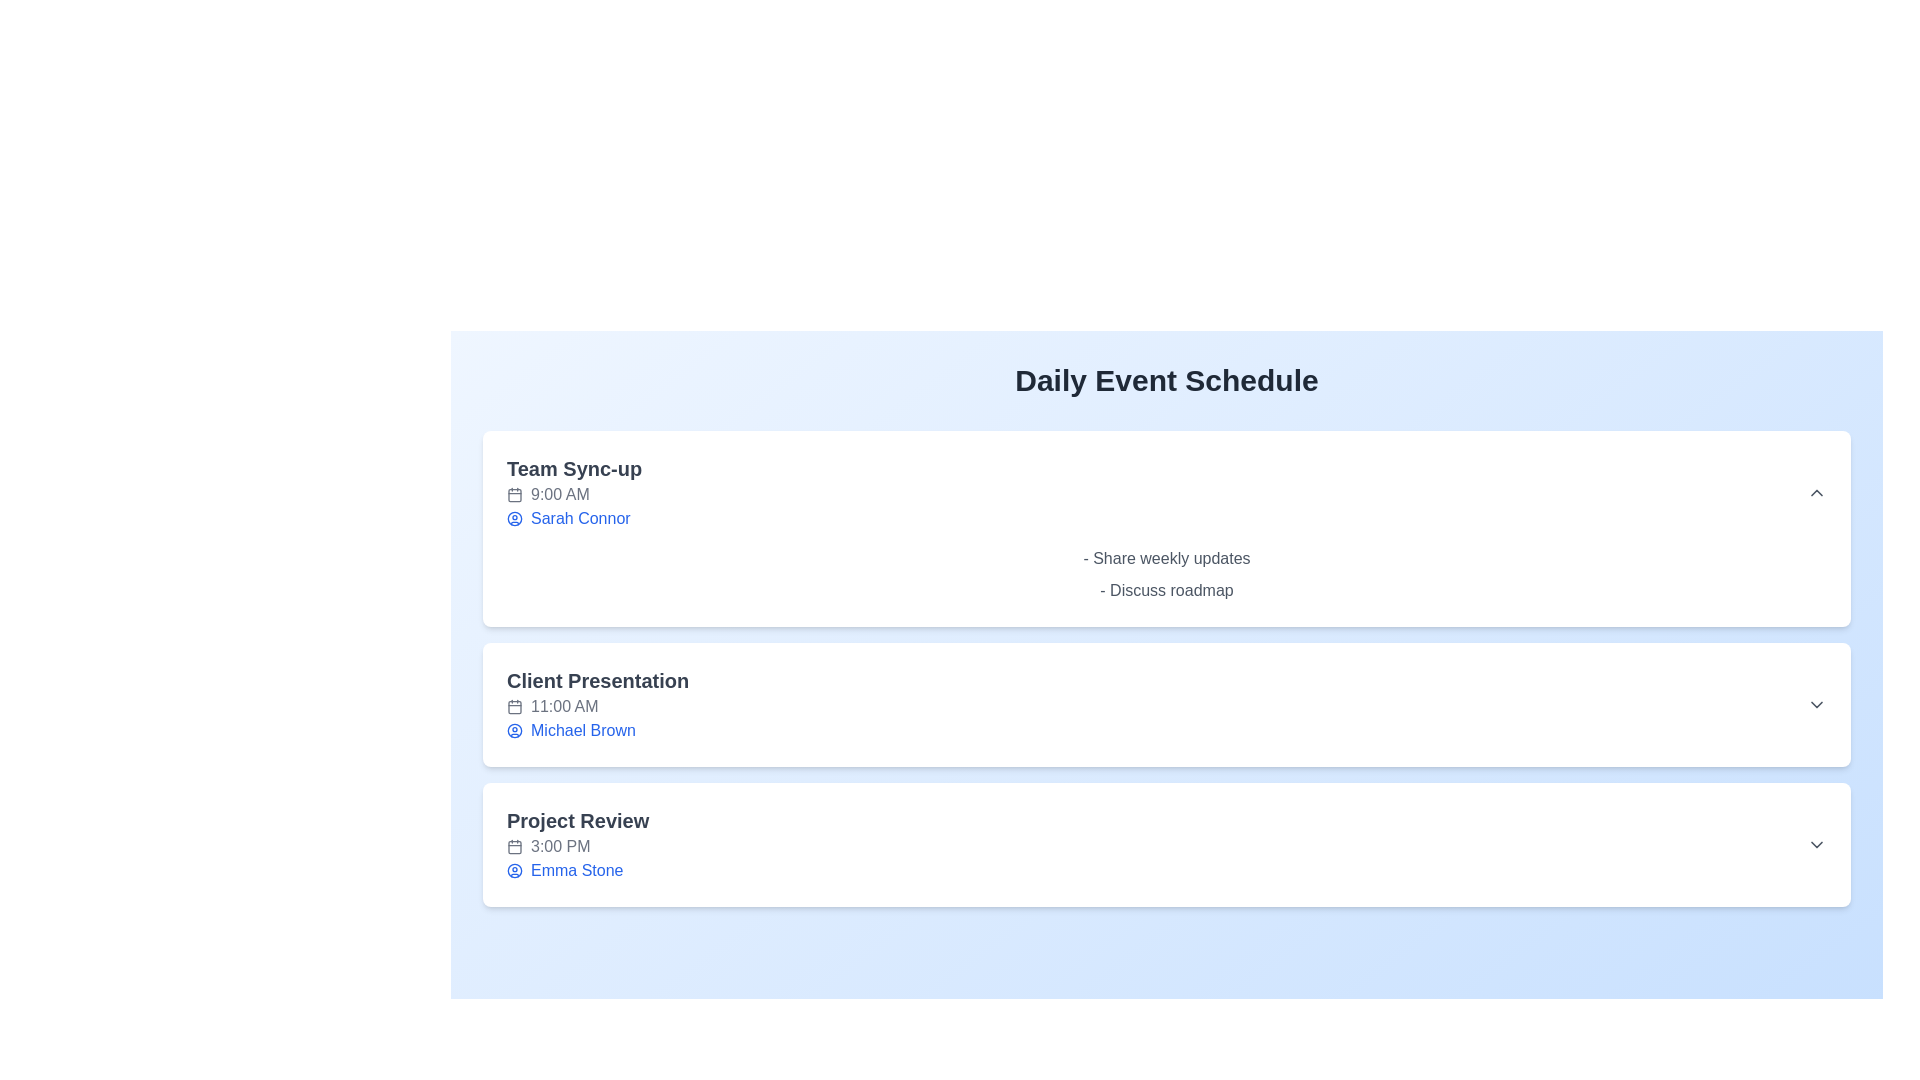  What do you see at coordinates (1817, 844) in the screenshot?
I see `the downward-pointing chevron icon in the bottom-right corner of the 'Project Review' card` at bounding box center [1817, 844].